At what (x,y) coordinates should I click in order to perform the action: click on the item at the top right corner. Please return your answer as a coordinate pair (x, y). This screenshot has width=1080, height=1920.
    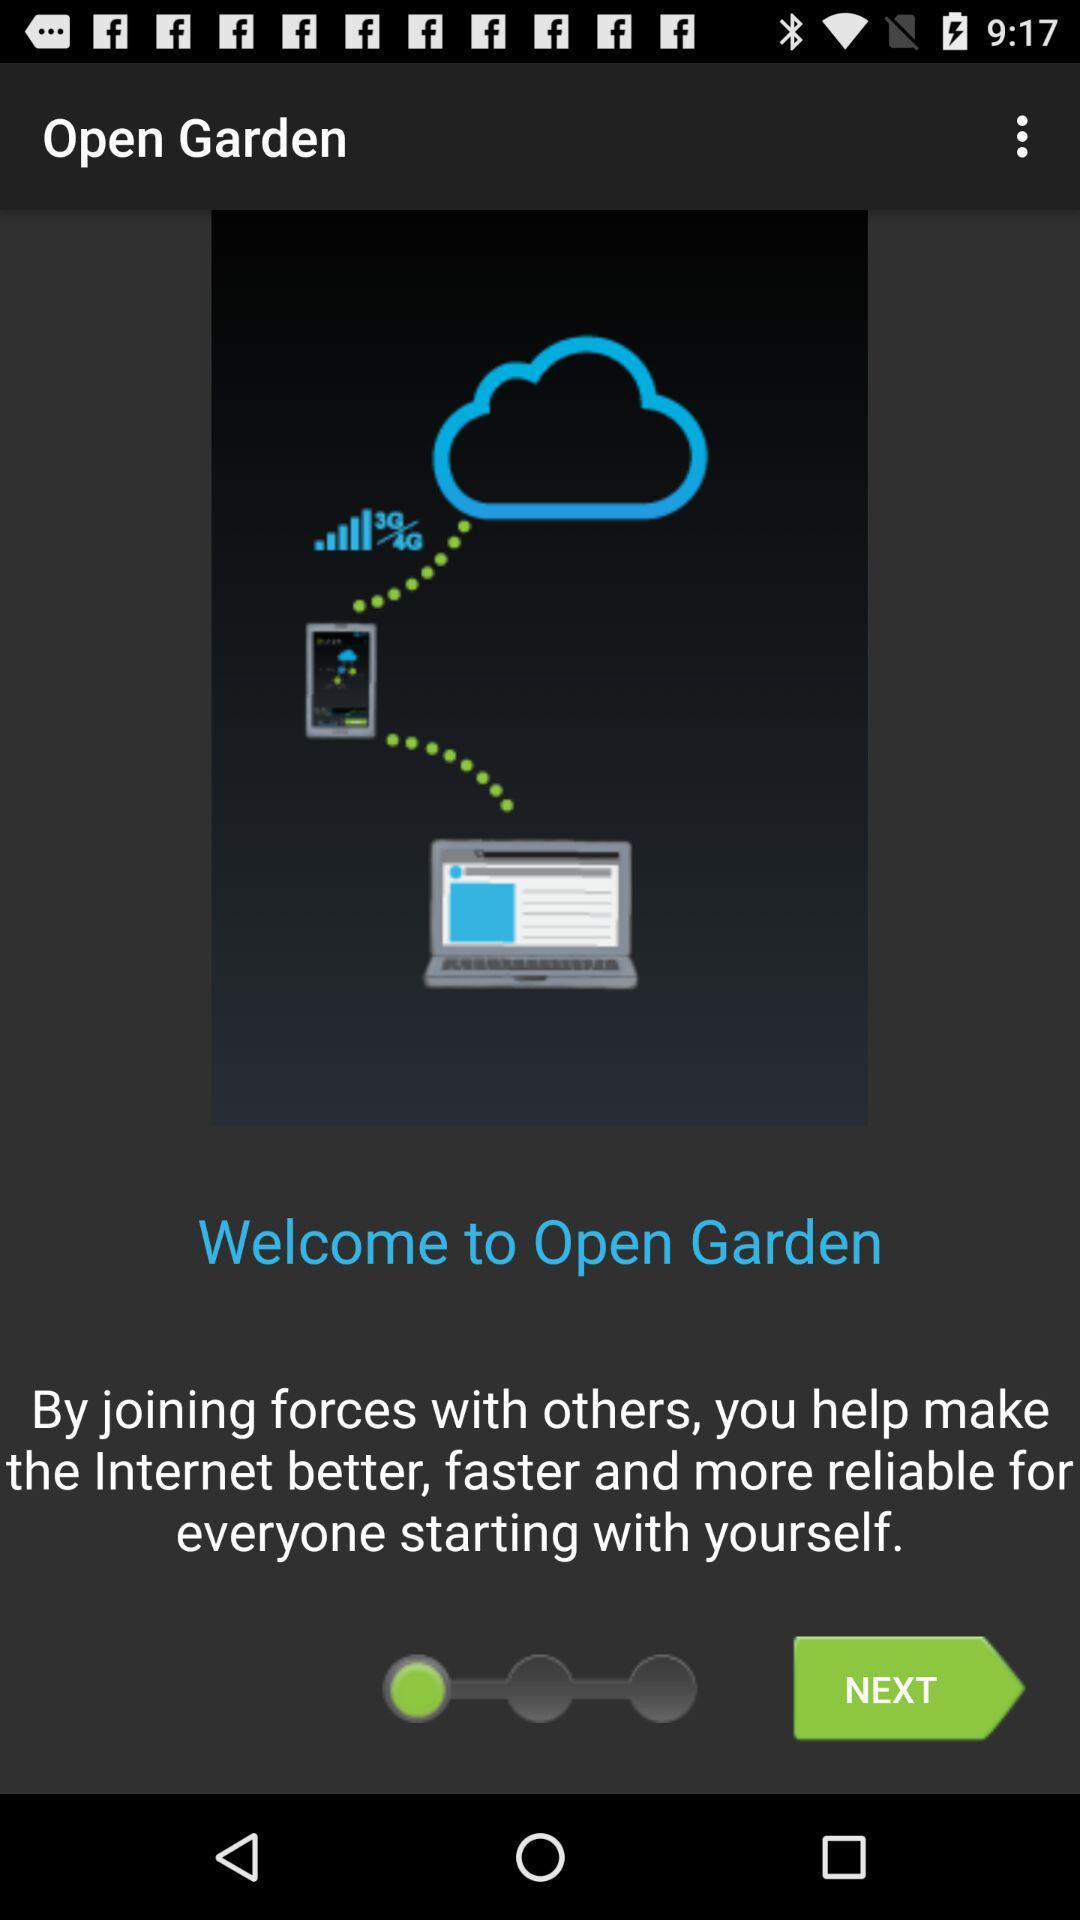
    Looking at the image, I should click on (1027, 135).